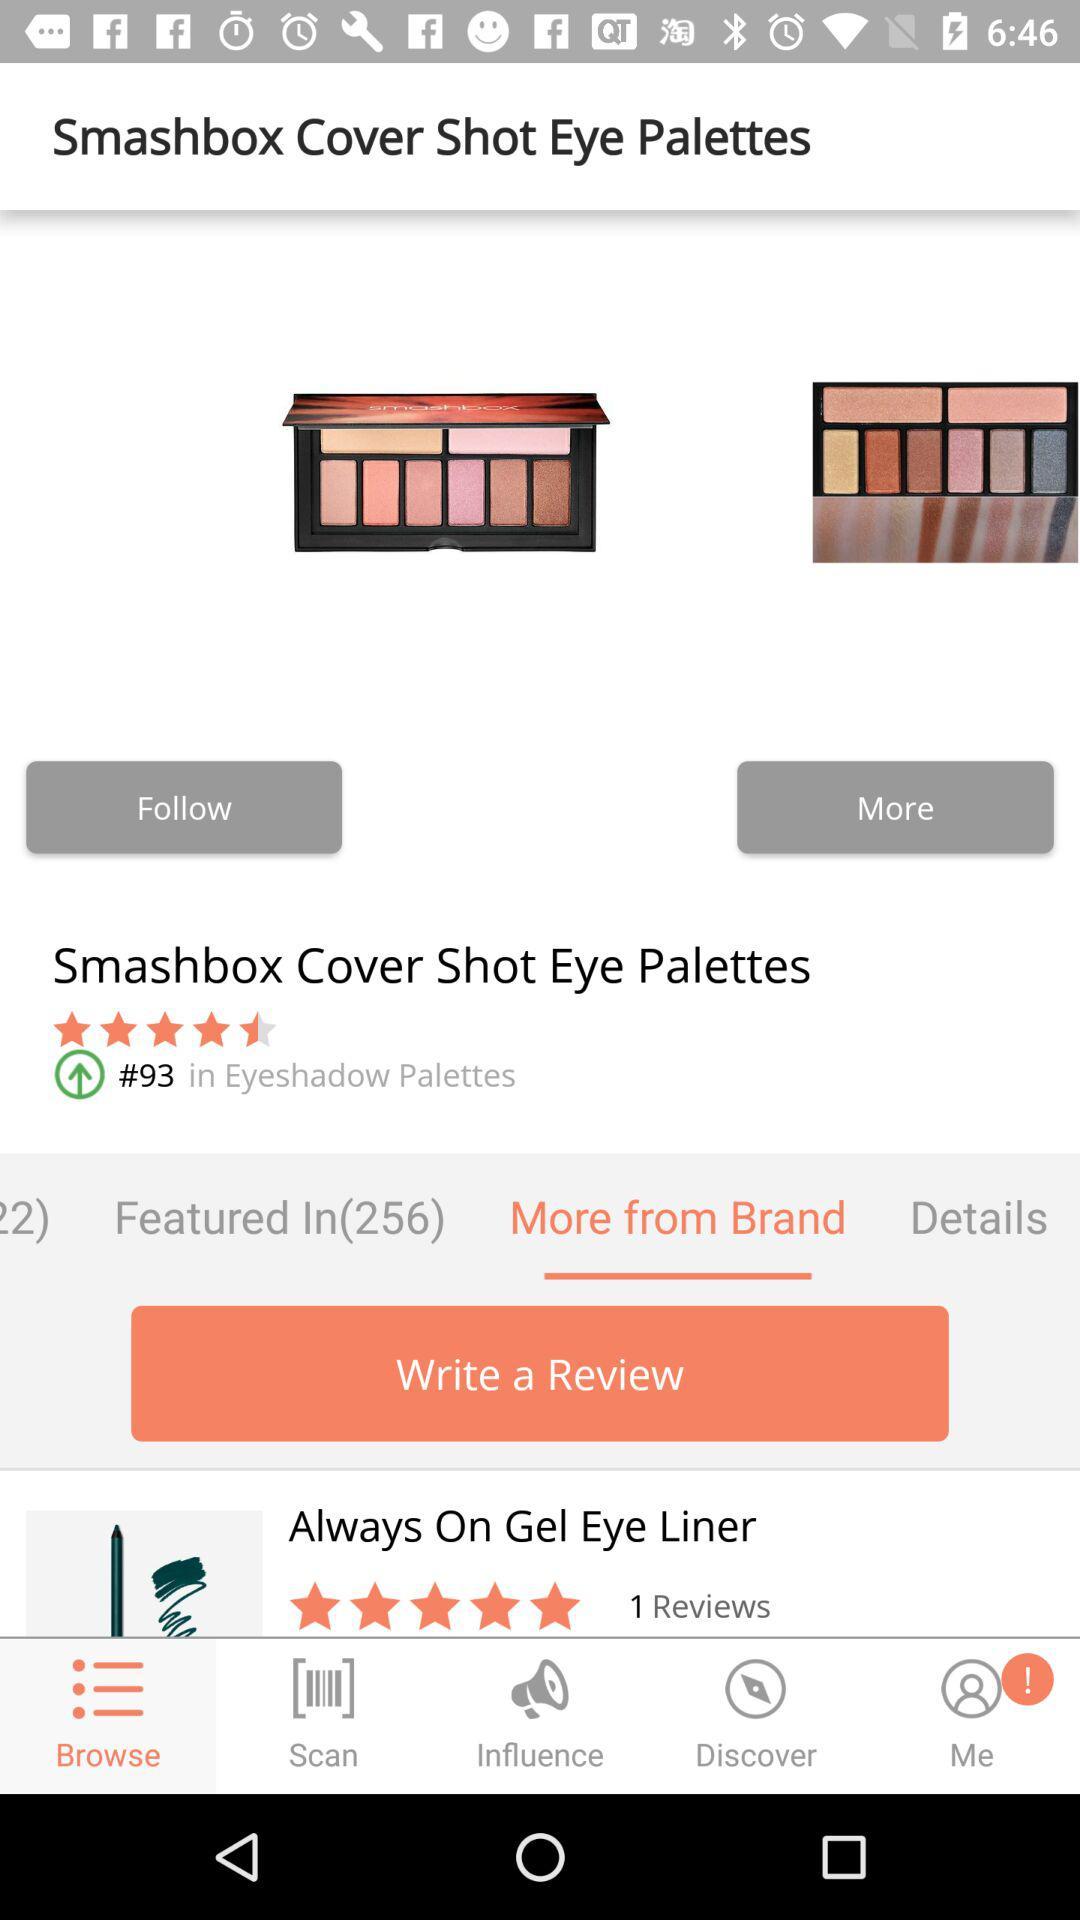 The image size is (1080, 1920). What do you see at coordinates (978, 1215) in the screenshot?
I see `item above write a review` at bounding box center [978, 1215].